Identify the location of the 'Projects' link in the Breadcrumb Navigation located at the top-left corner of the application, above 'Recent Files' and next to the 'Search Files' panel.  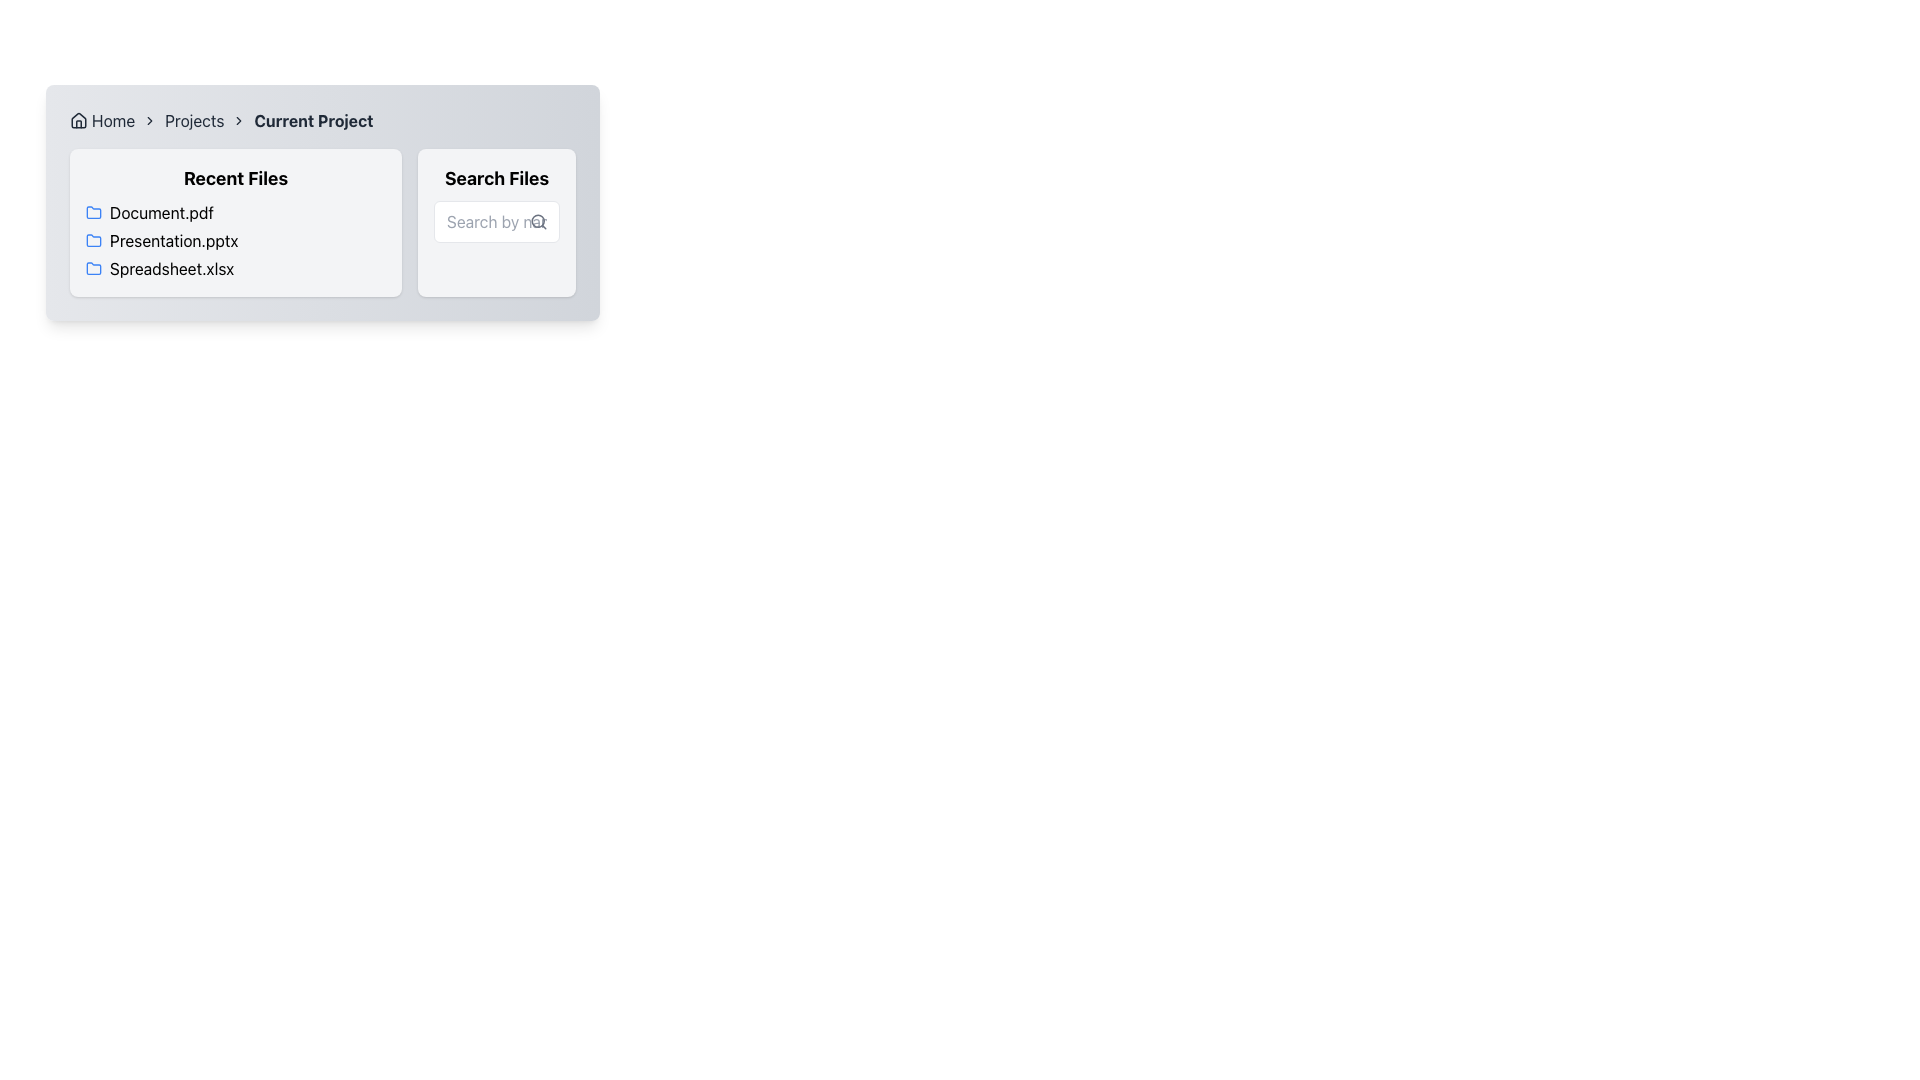
(322, 120).